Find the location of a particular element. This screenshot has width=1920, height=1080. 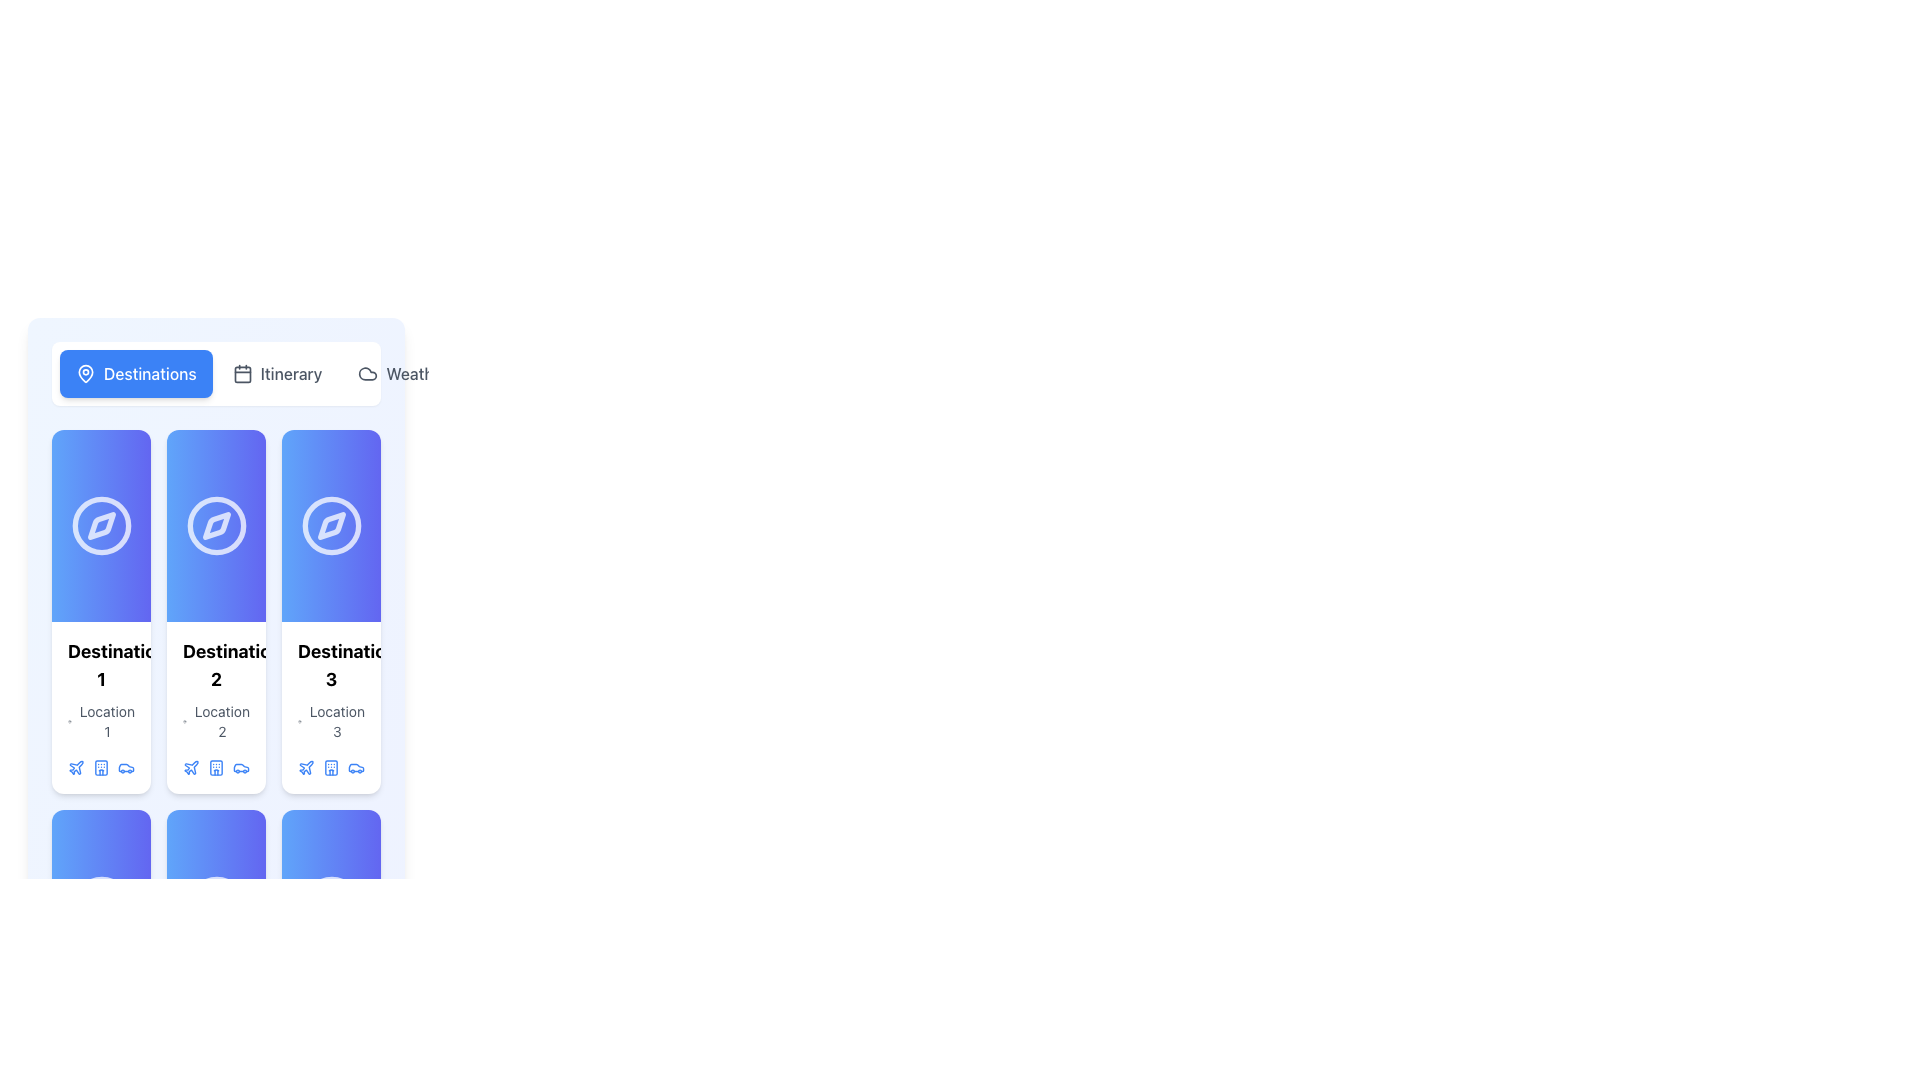

the icon associated with 'Location 2' in the second card under the 'Destinations' section is located at coordinates (184, 721).